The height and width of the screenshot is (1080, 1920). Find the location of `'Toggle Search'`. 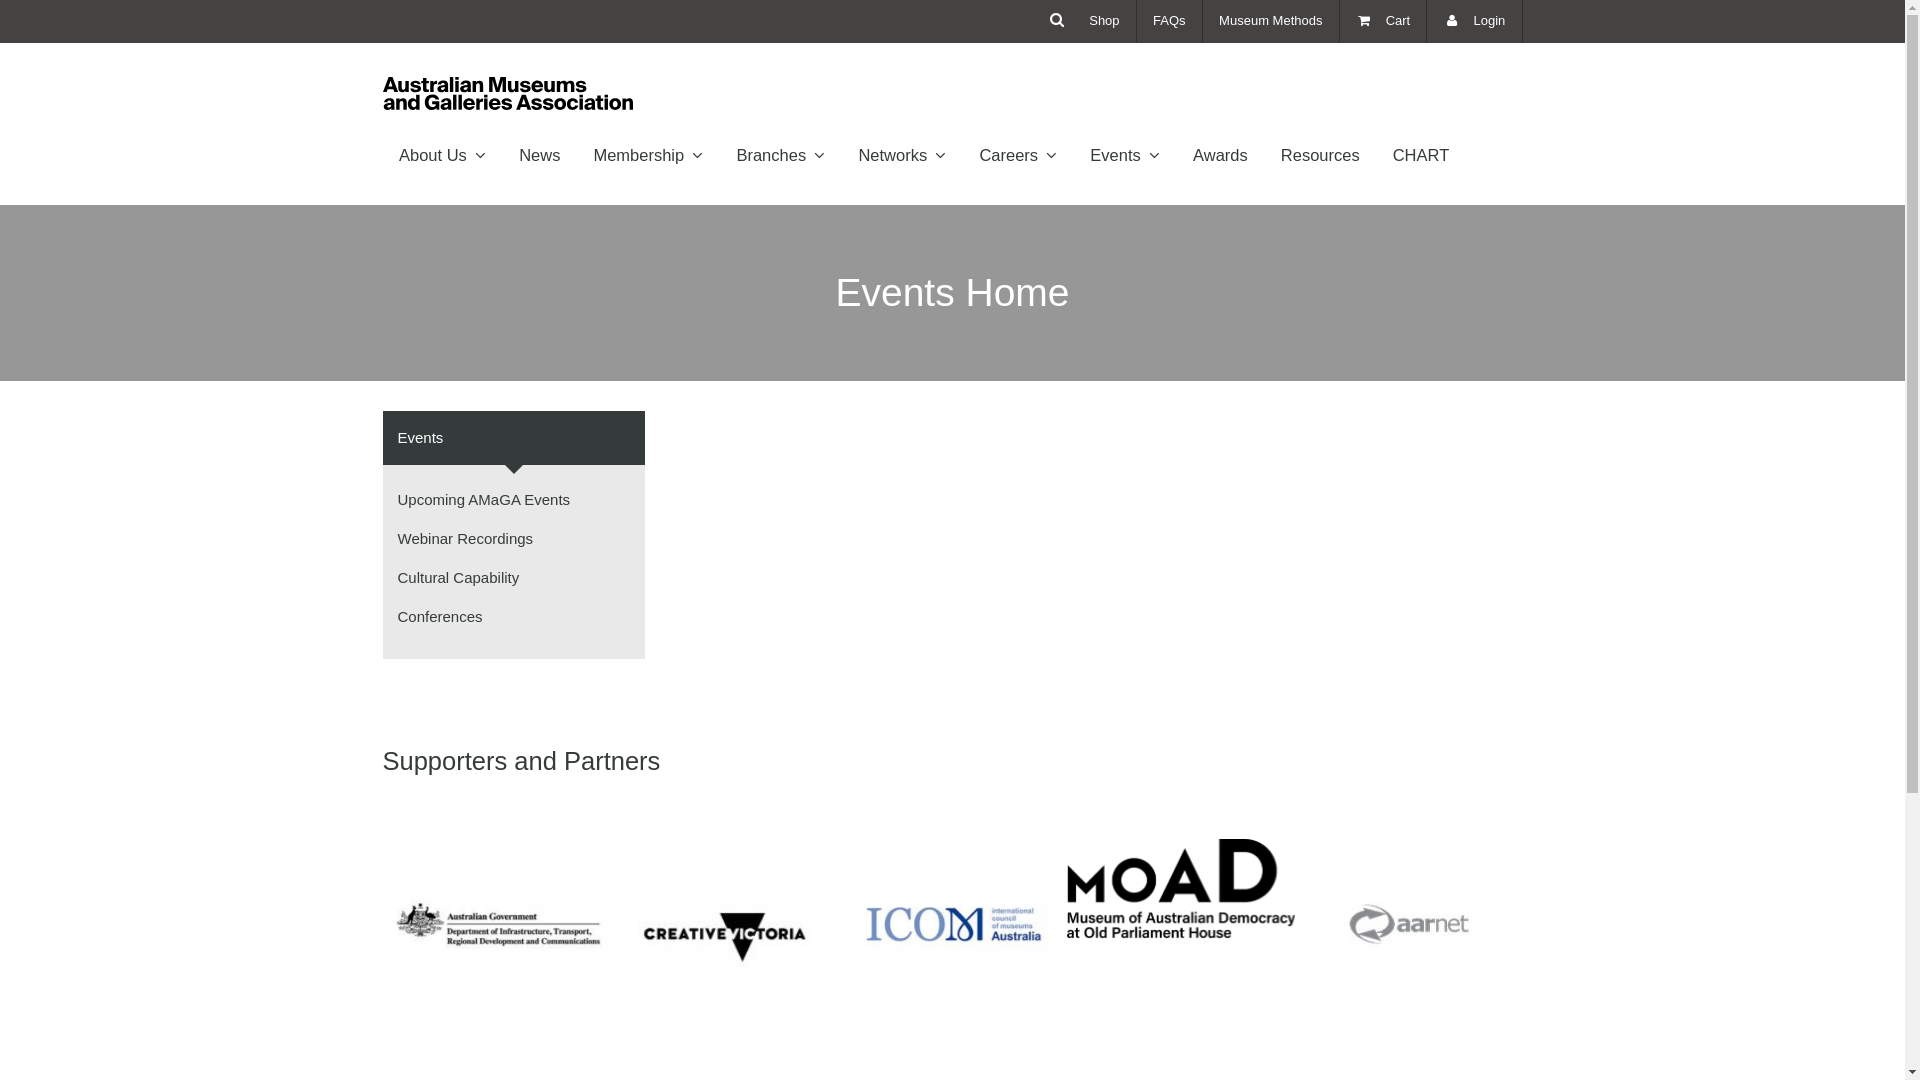

'Toggle Search' is located at coordinates (1056, 19).